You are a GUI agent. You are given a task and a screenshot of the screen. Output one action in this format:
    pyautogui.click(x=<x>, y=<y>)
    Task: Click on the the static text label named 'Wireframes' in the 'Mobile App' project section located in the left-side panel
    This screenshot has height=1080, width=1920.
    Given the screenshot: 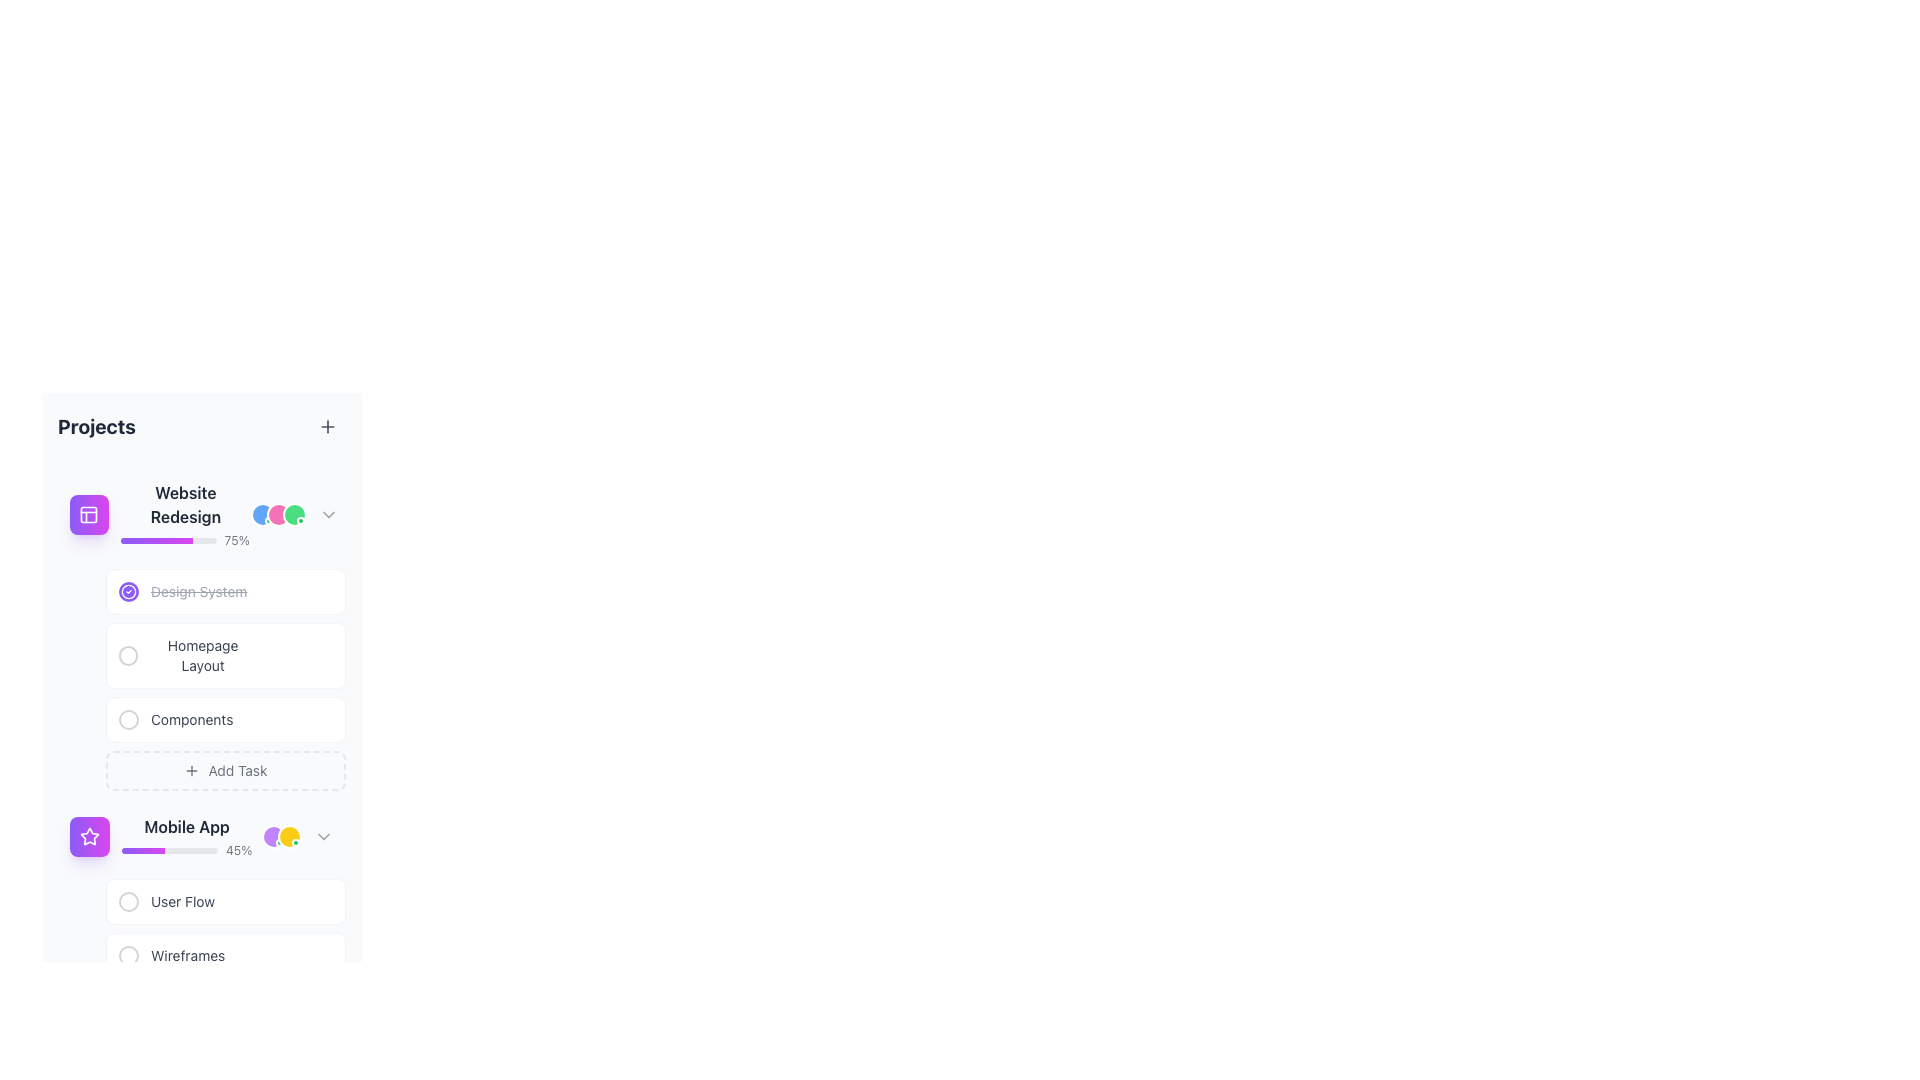 What is the action you would take?
    pyautogui.click(x=188, y=955)
    